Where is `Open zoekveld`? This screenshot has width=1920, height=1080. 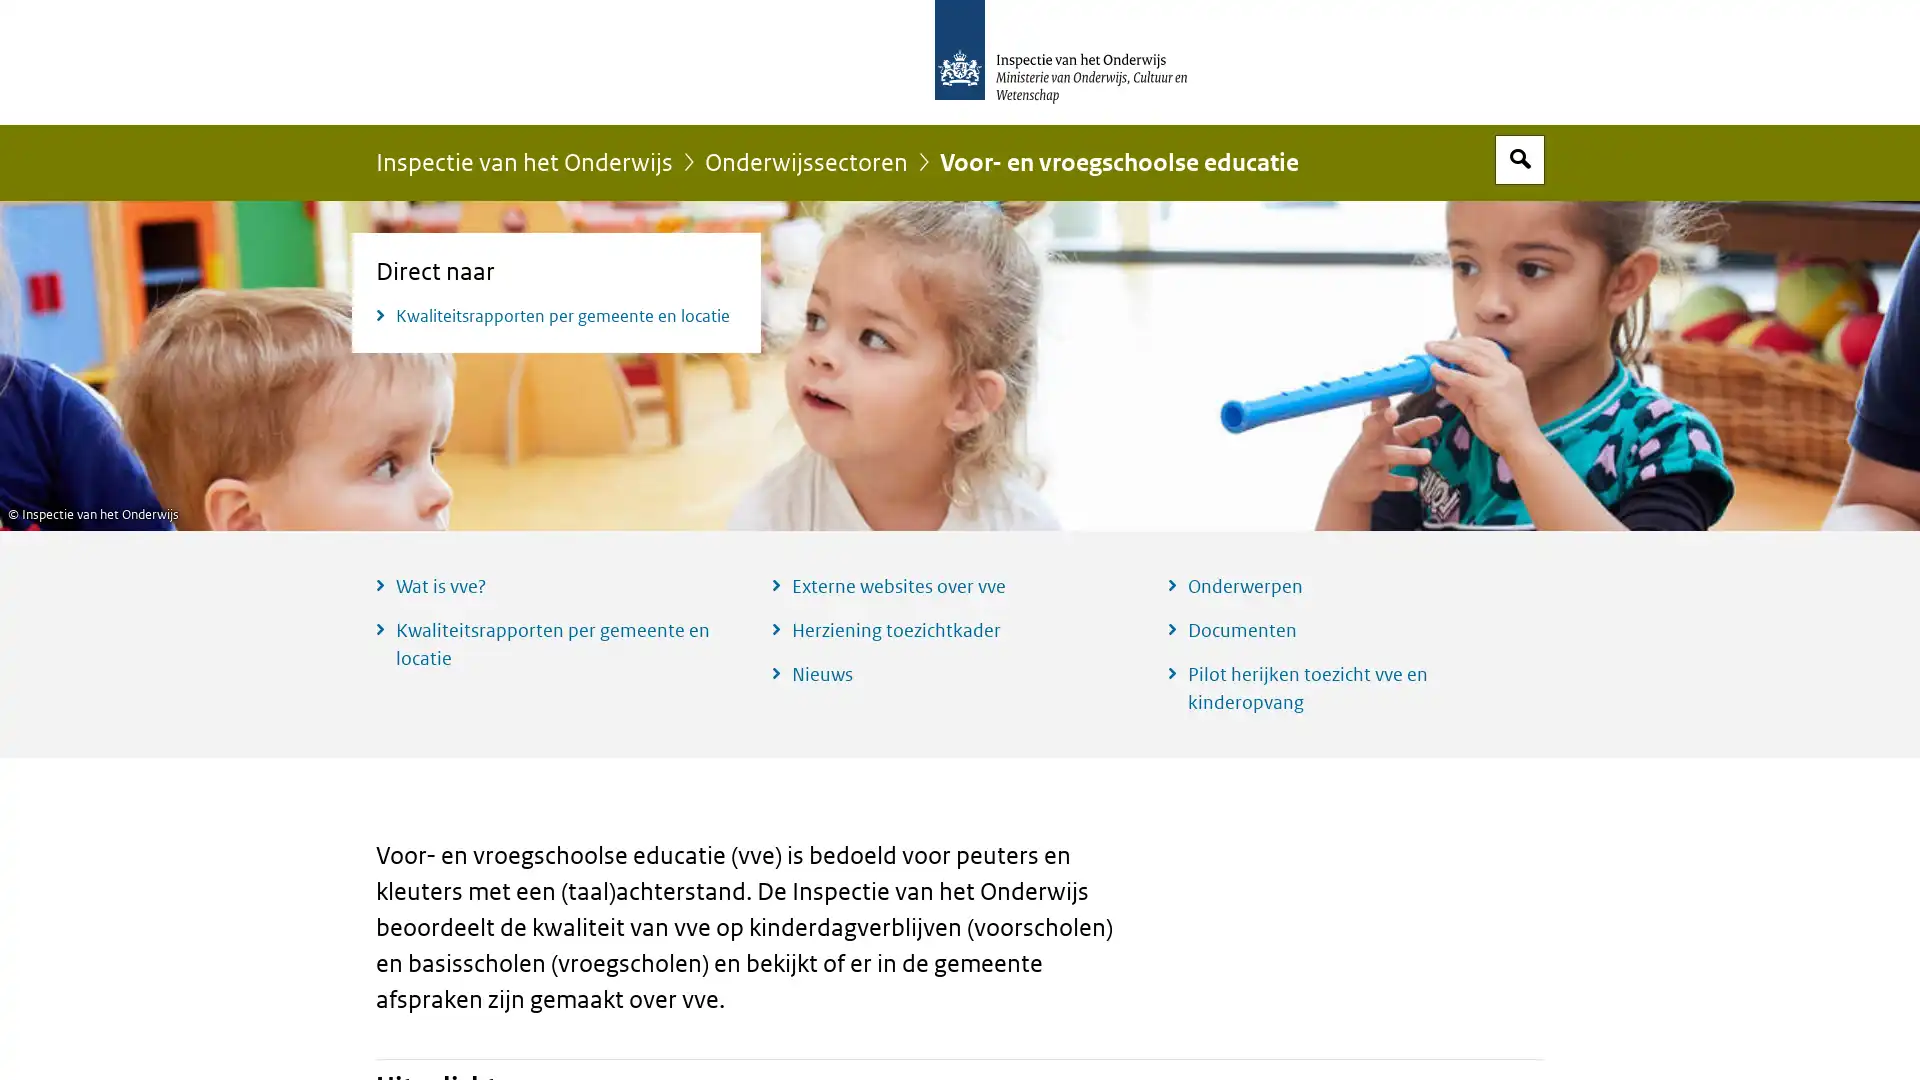 Open zoekveld is located at coordinates (1520, 158).